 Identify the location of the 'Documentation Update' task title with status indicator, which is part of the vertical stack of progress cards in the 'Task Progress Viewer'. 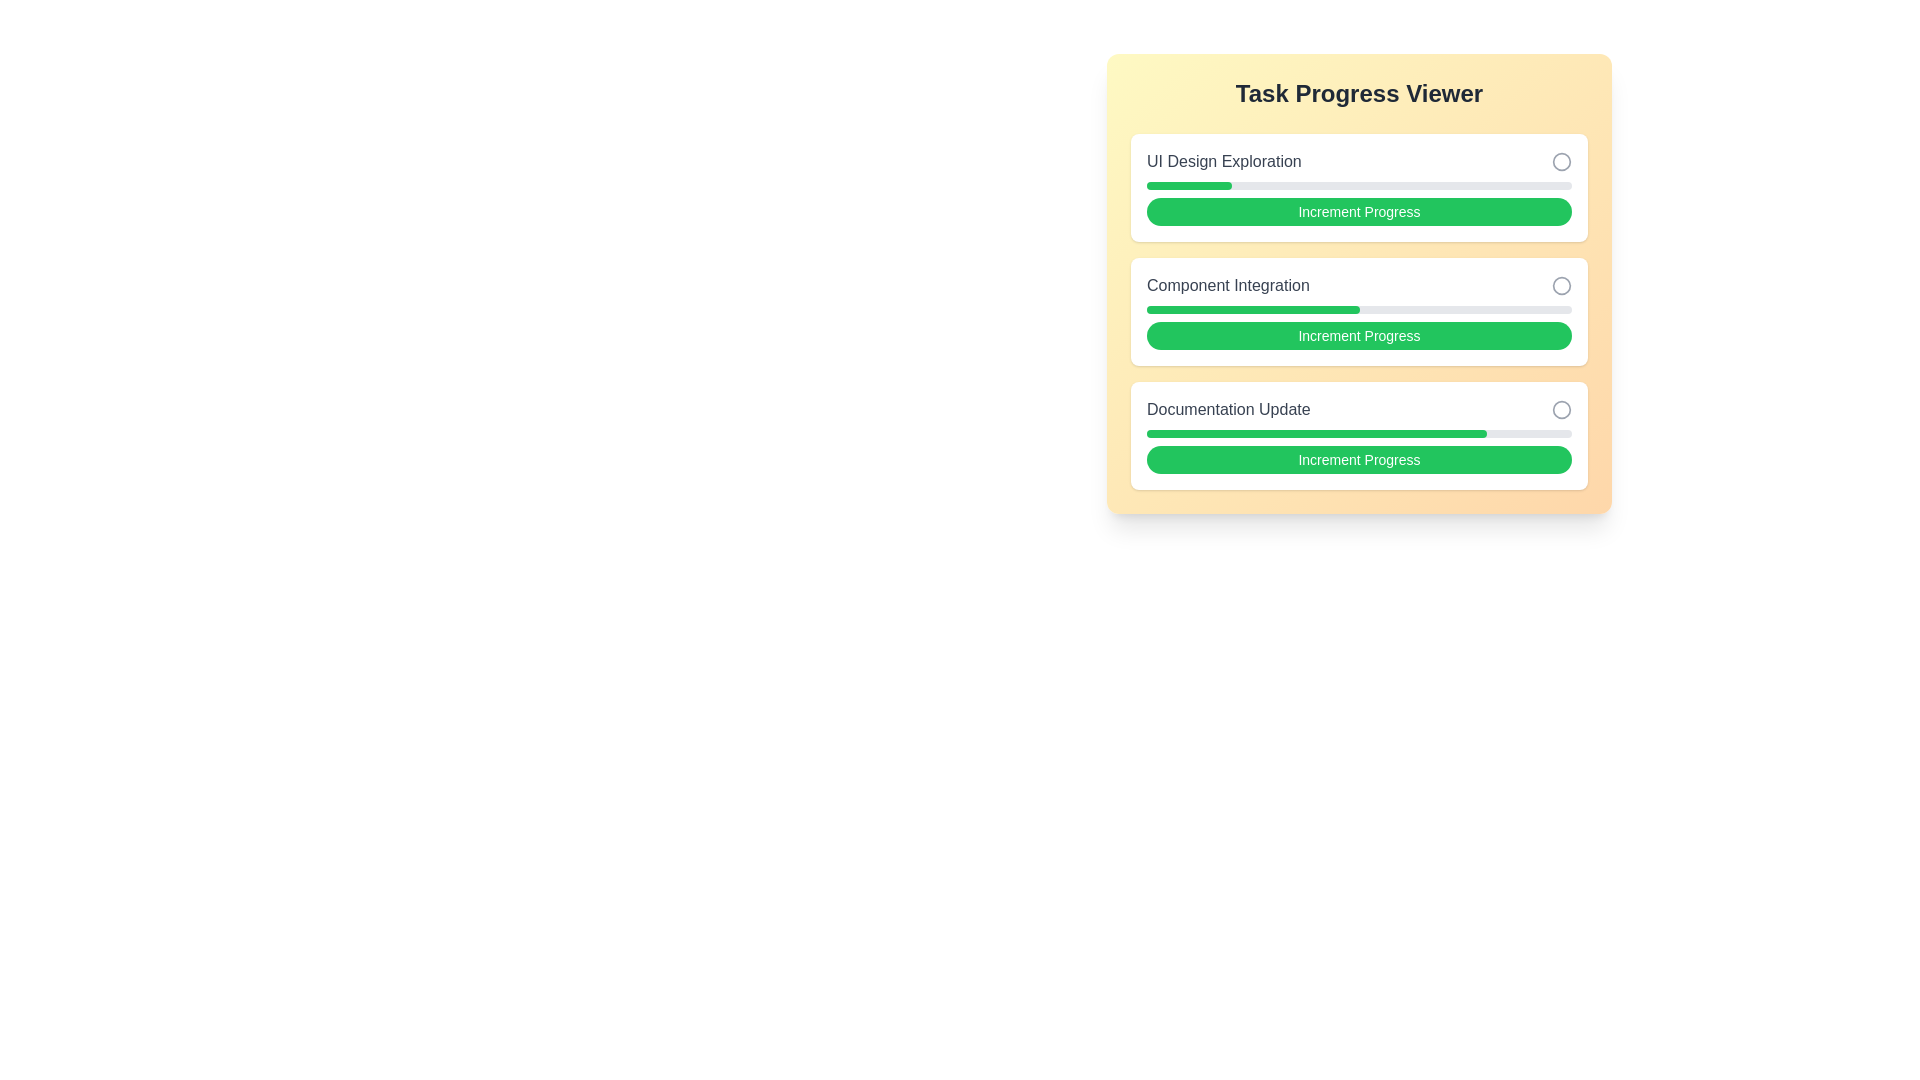
(1359, 408).